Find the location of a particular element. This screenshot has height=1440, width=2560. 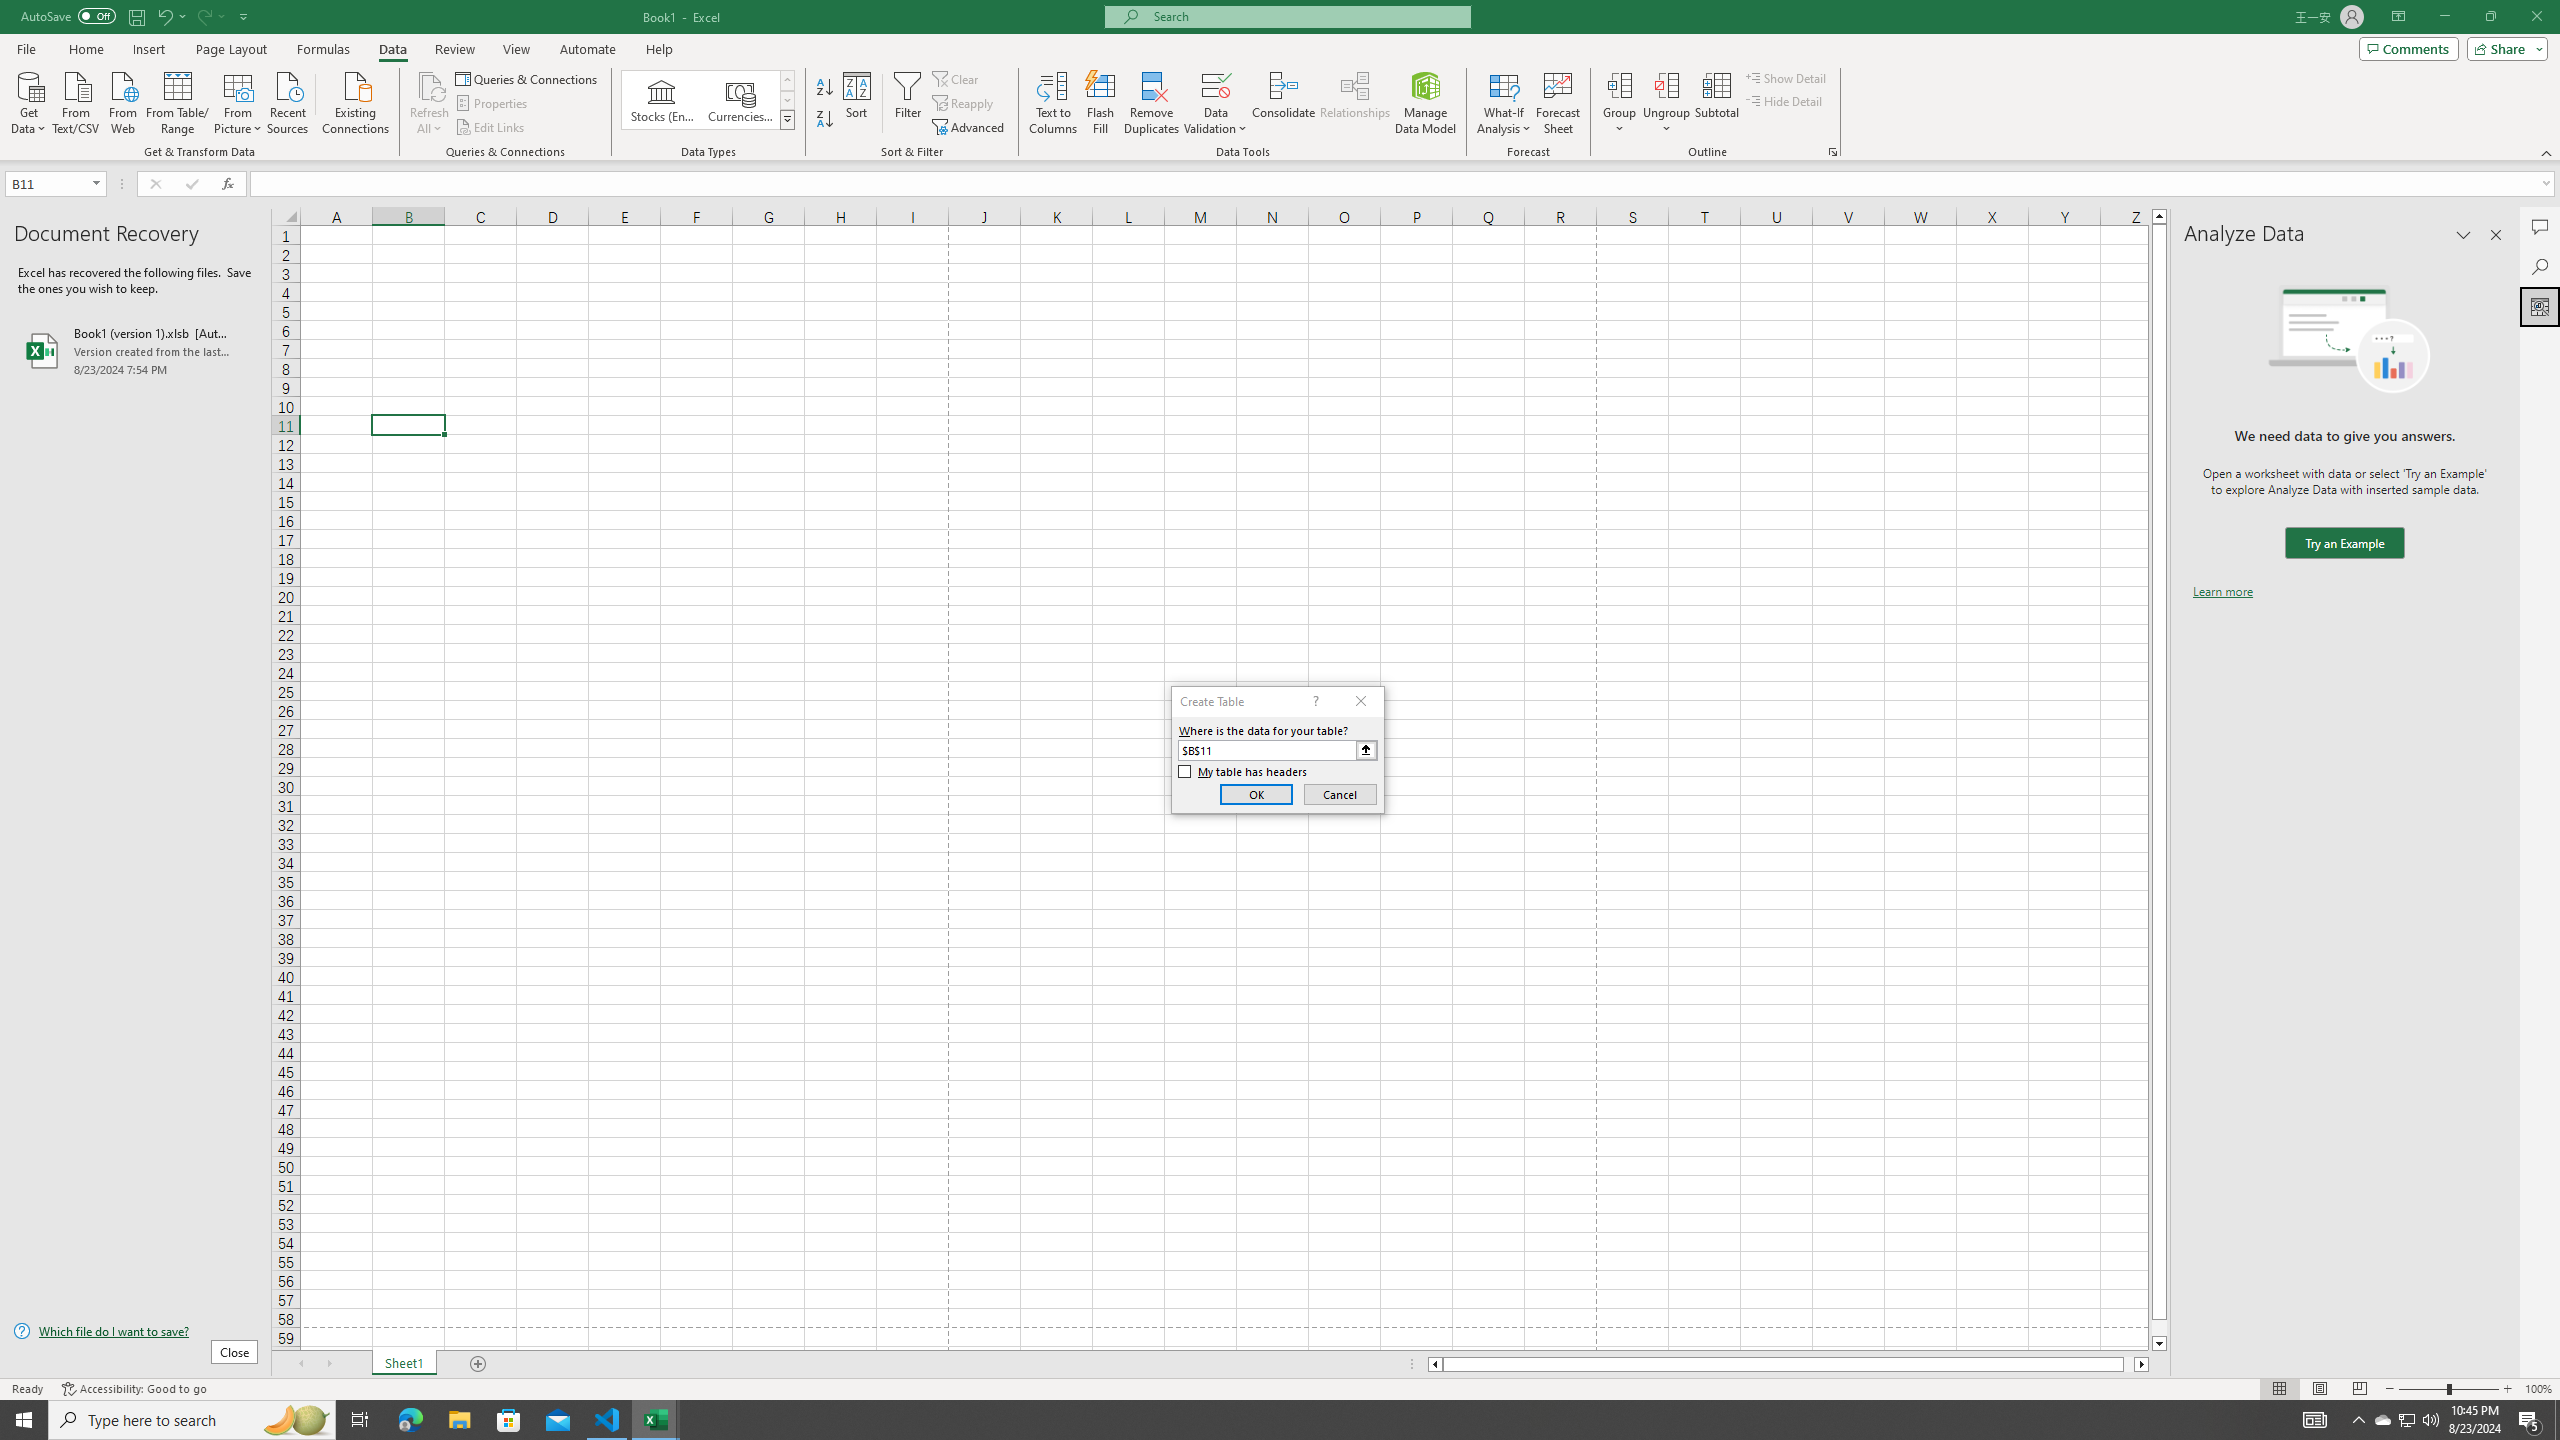

'Advanced...' is located at coordinates (970, 127).